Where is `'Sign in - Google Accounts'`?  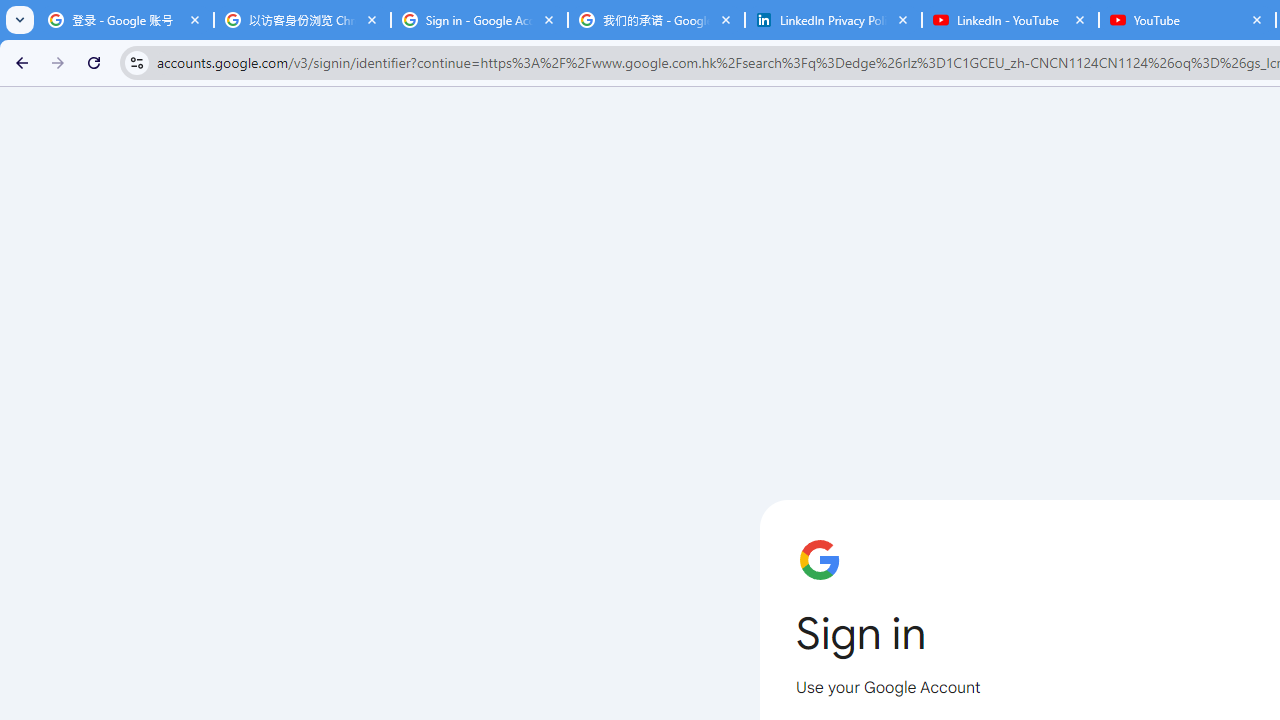
'Sign in - Google Accounts' is located at coordinates (478, 20).